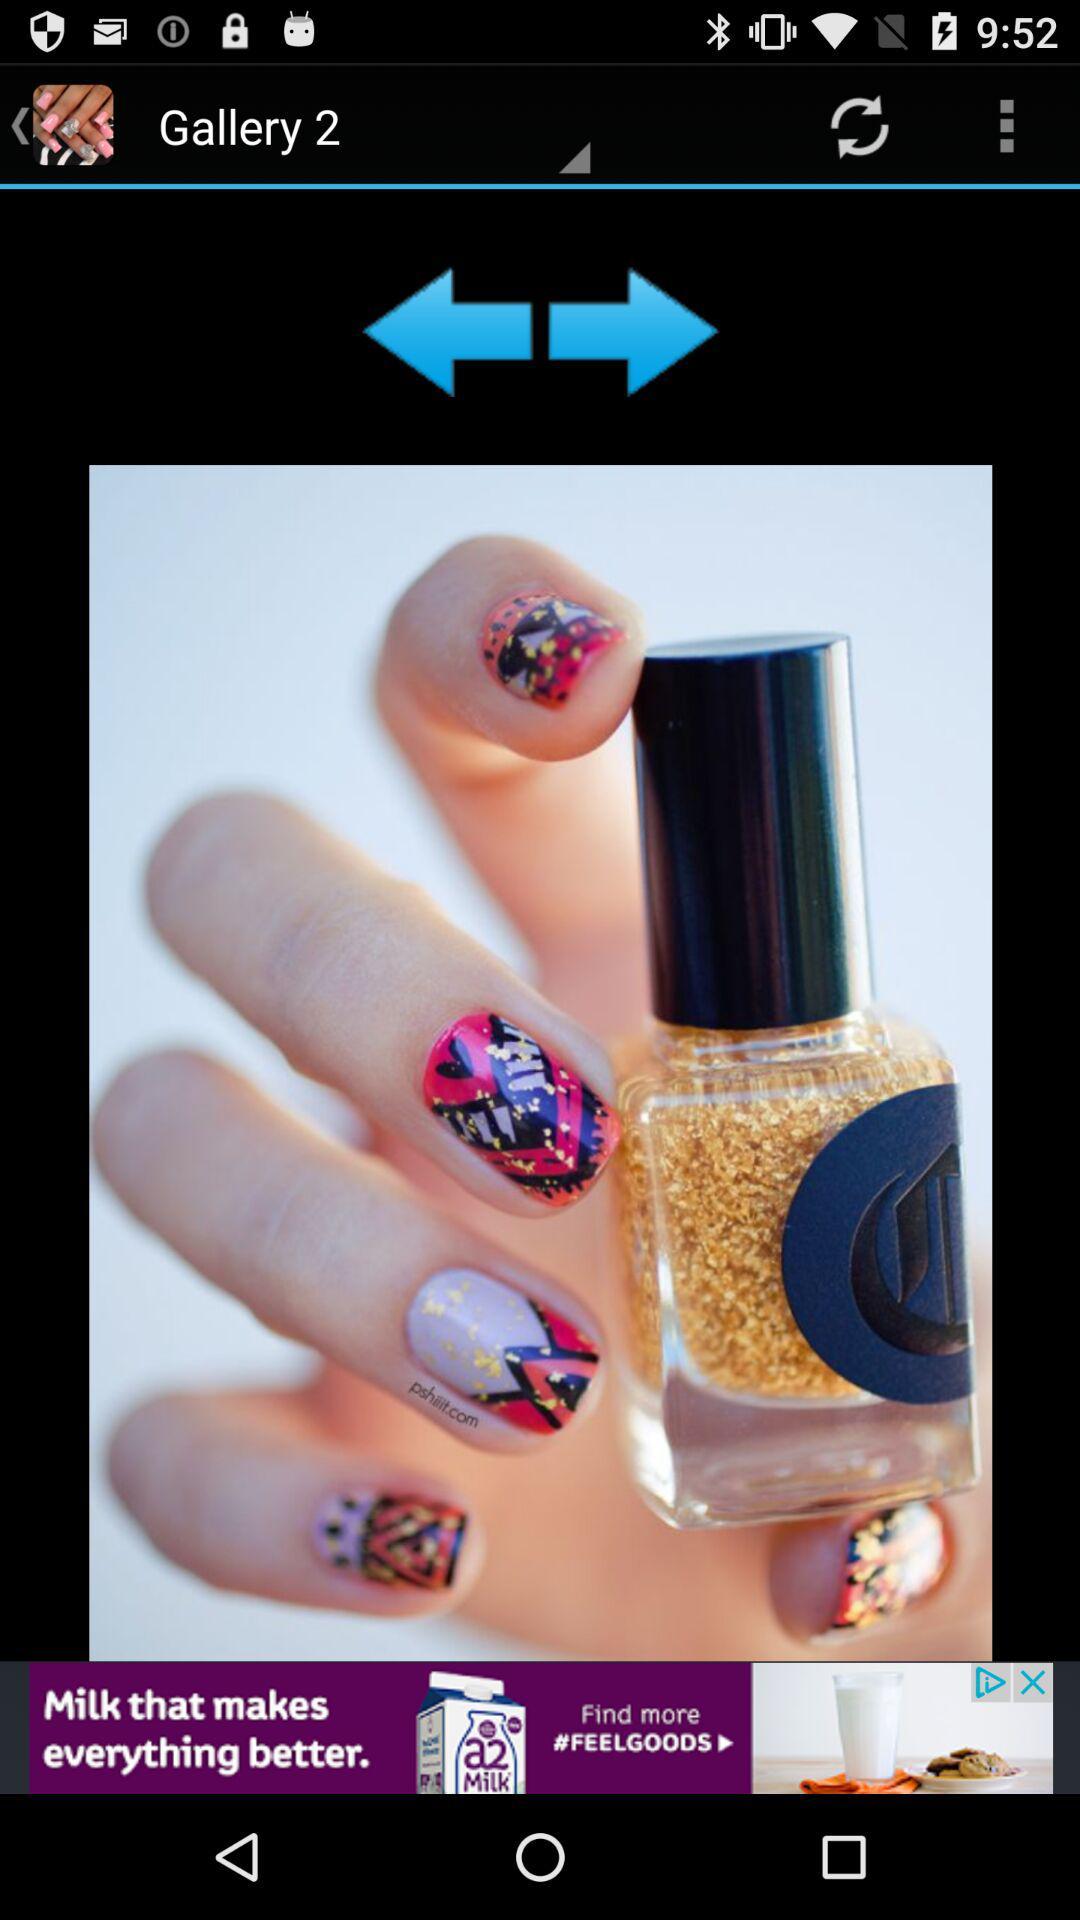 This screenshot has width=1080, height=1920. Describe the element at coordinates (540, 1727) in the screenshot. I see `the opti` at that location.